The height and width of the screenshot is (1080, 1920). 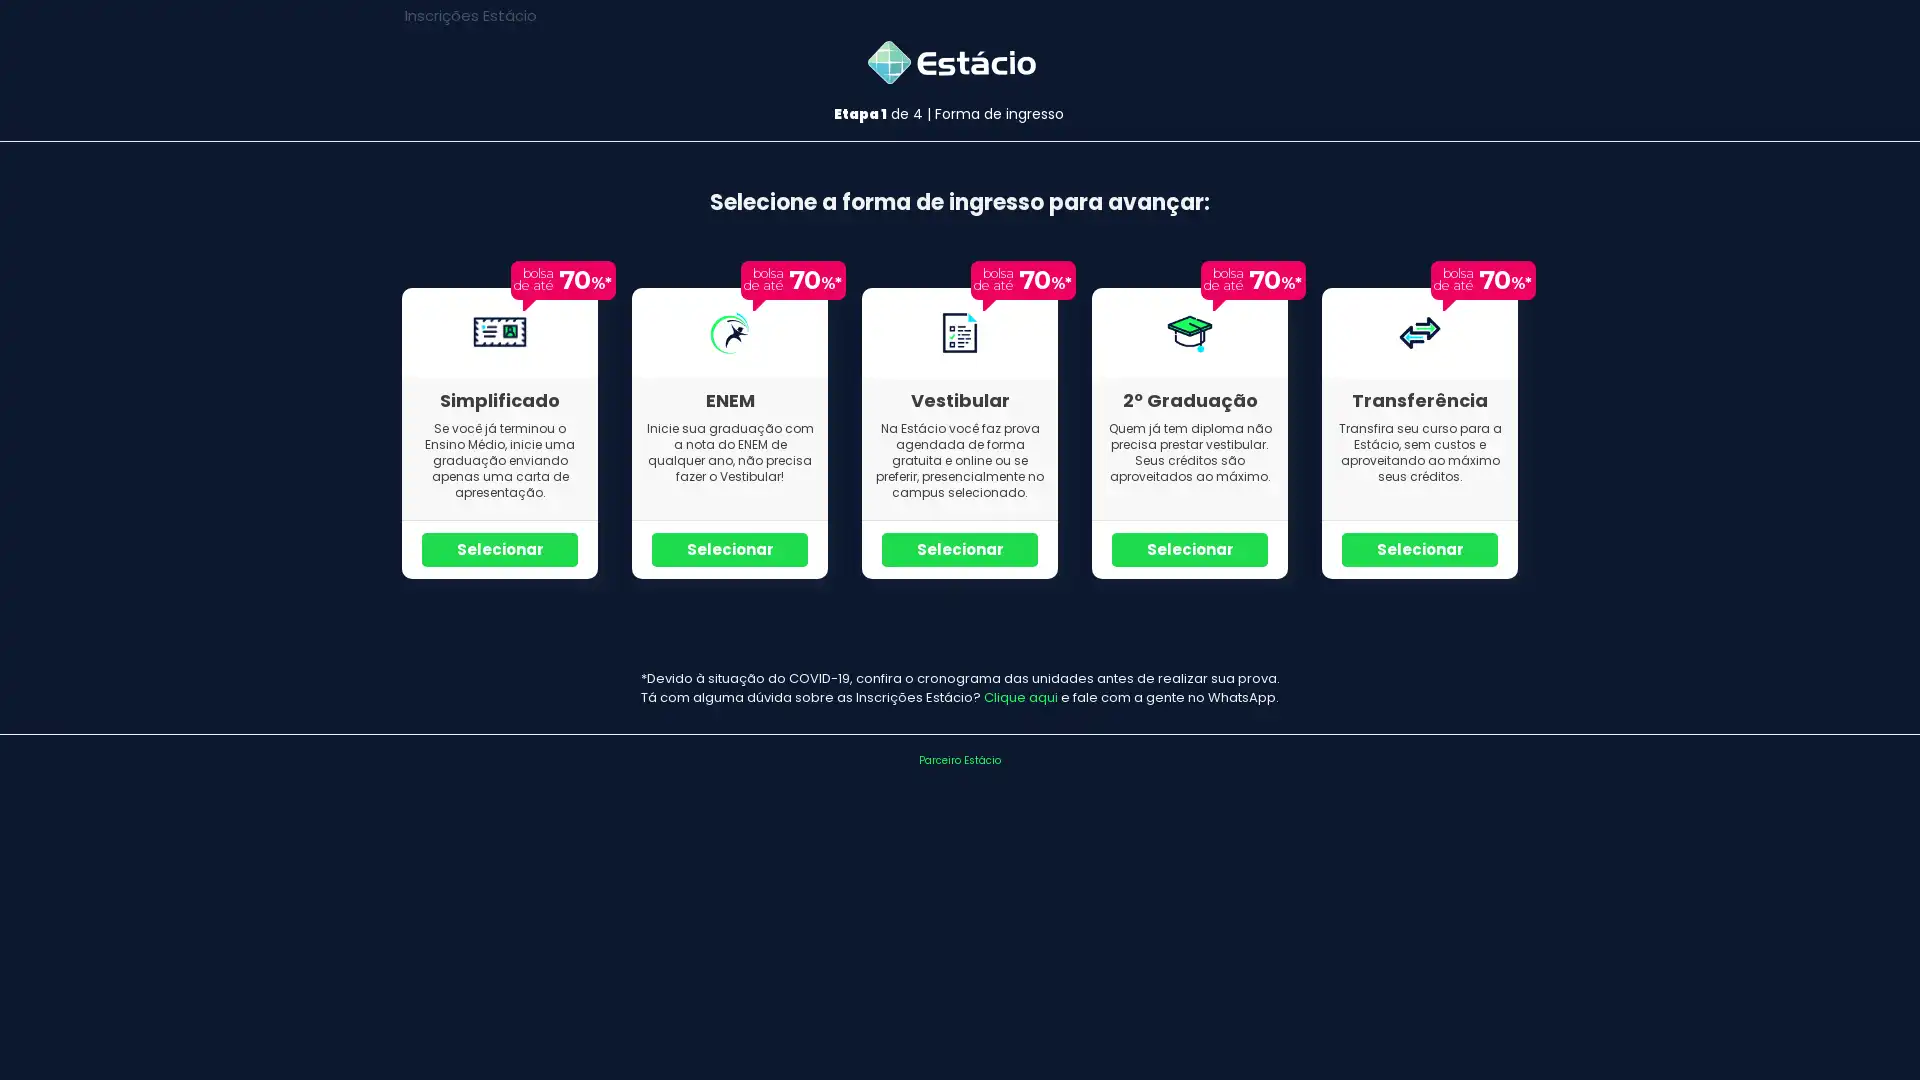 What do you see at coordinates (728, 548) in the screenshot?
I see `Selecionar` at bounding box center [728, 548].